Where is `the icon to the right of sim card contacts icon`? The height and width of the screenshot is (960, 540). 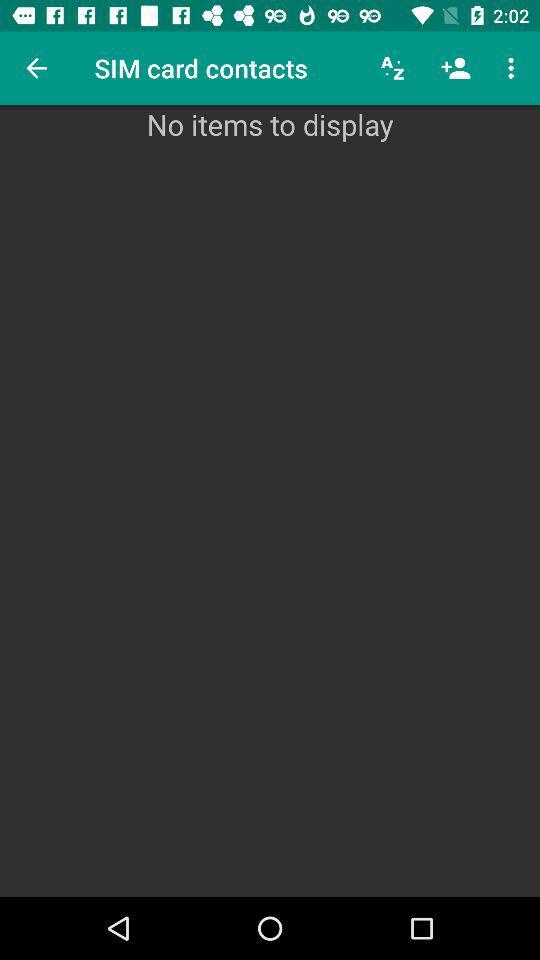
the icon to the right of sim card contacts icon is located at coordinates (393, 68).